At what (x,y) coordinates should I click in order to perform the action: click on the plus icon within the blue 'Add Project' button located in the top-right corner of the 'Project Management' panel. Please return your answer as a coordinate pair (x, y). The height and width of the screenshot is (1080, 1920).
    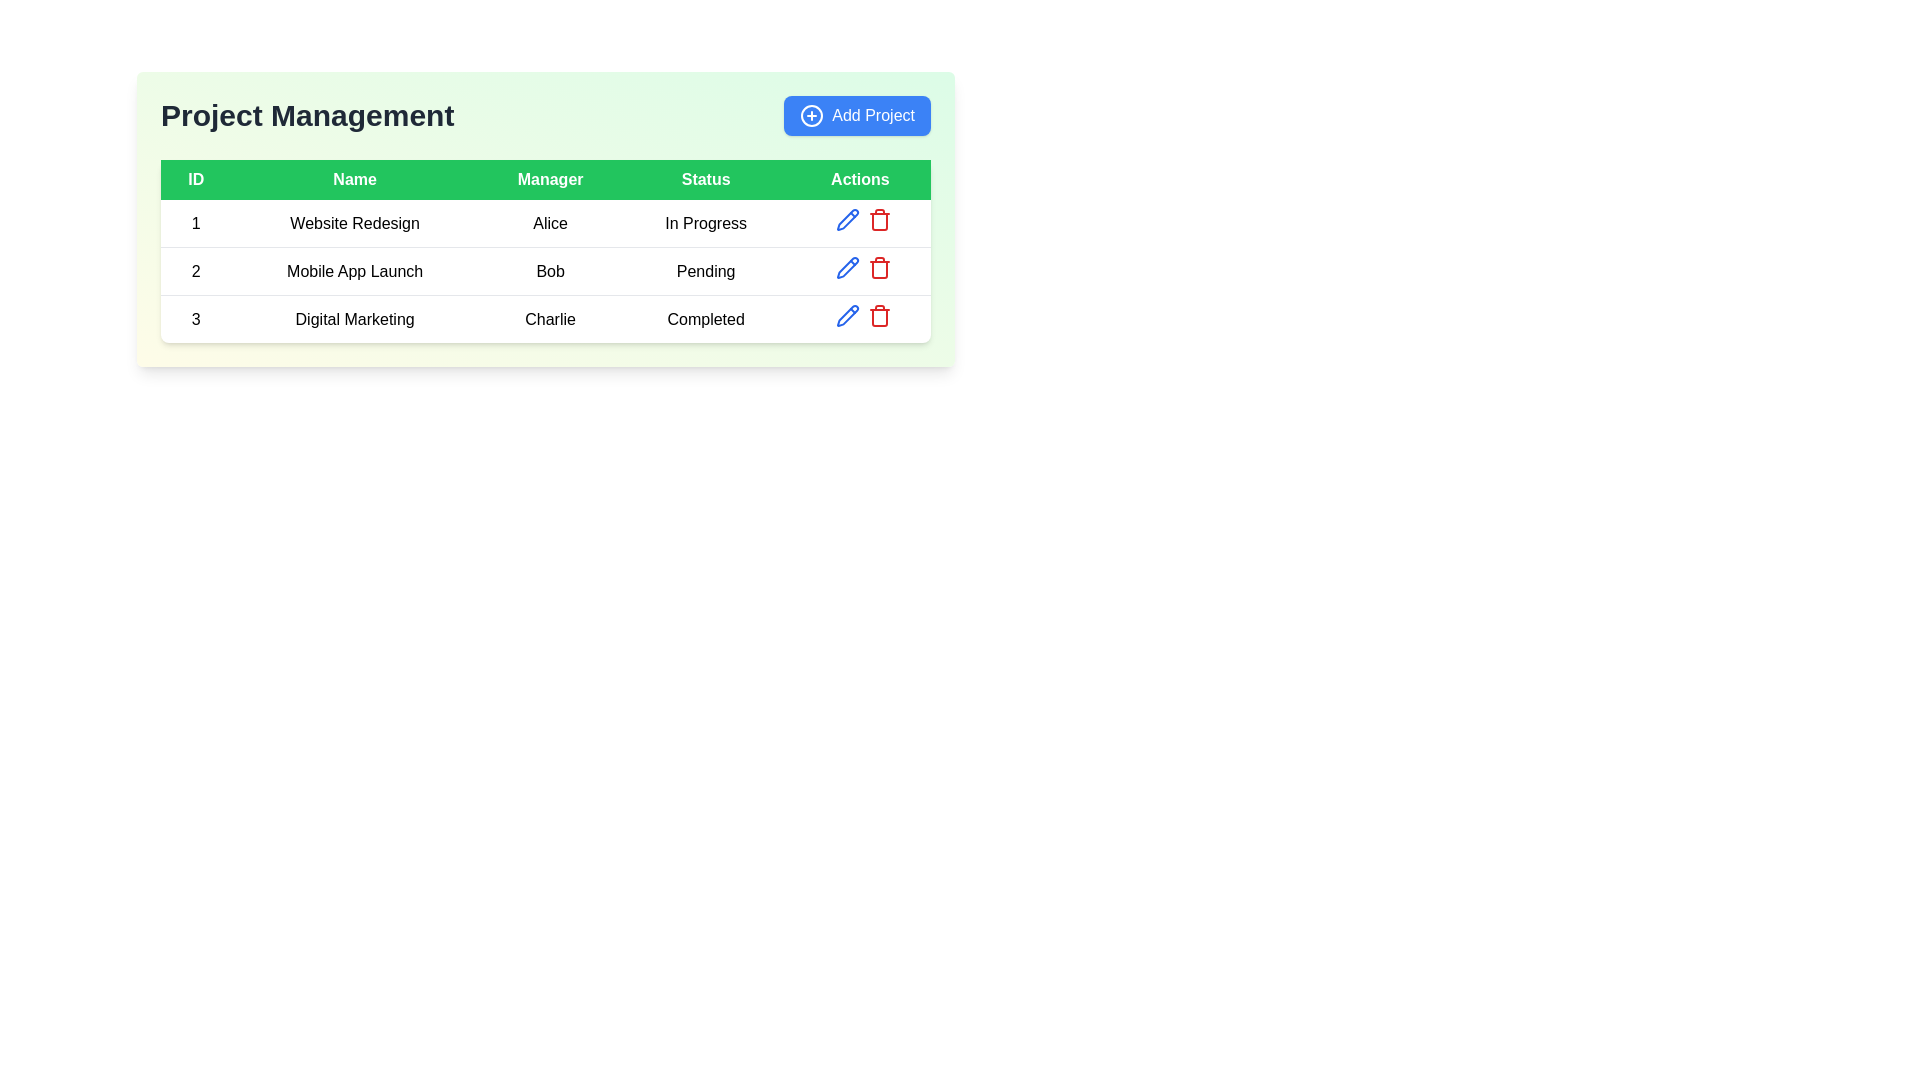
    Looking at the image, I should click on (812, 115).